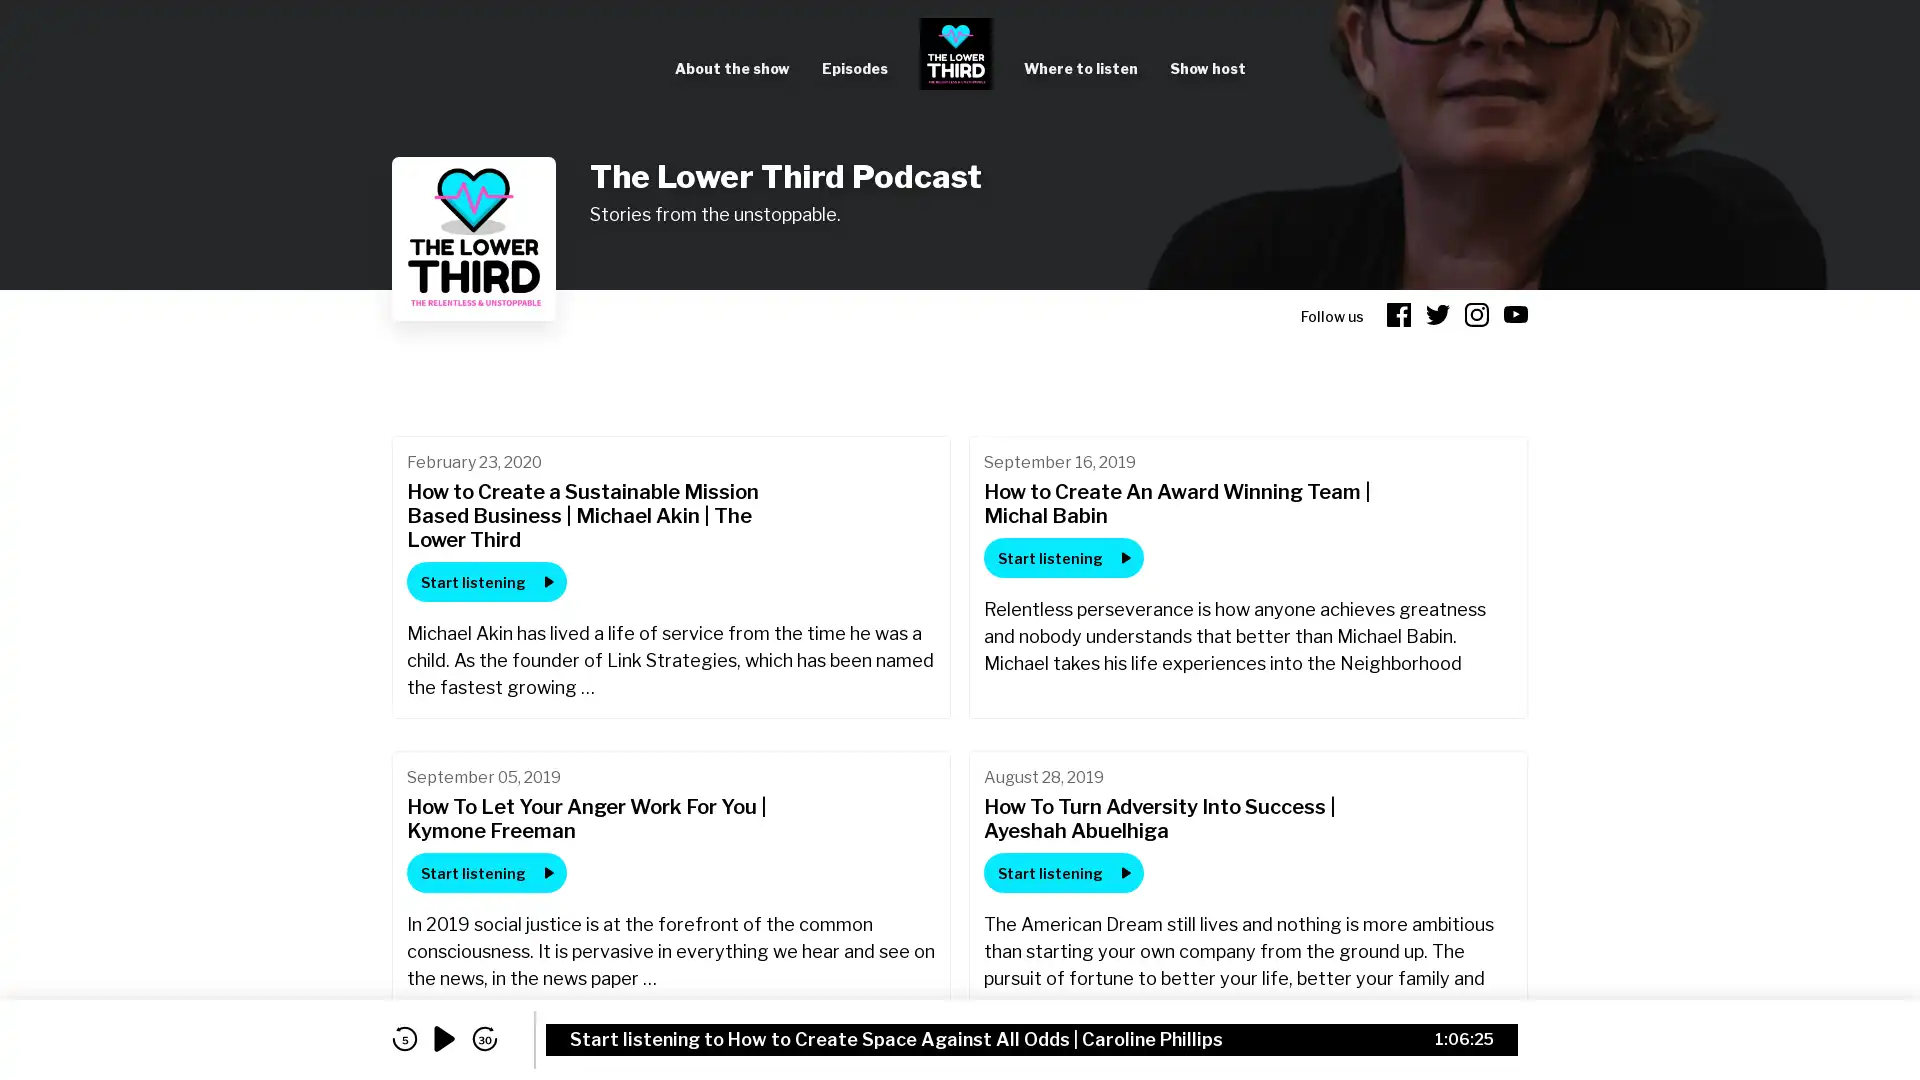 The height and width of the screenshot is (1080, 1920). I want to click on play audio, so click(444, 1038).